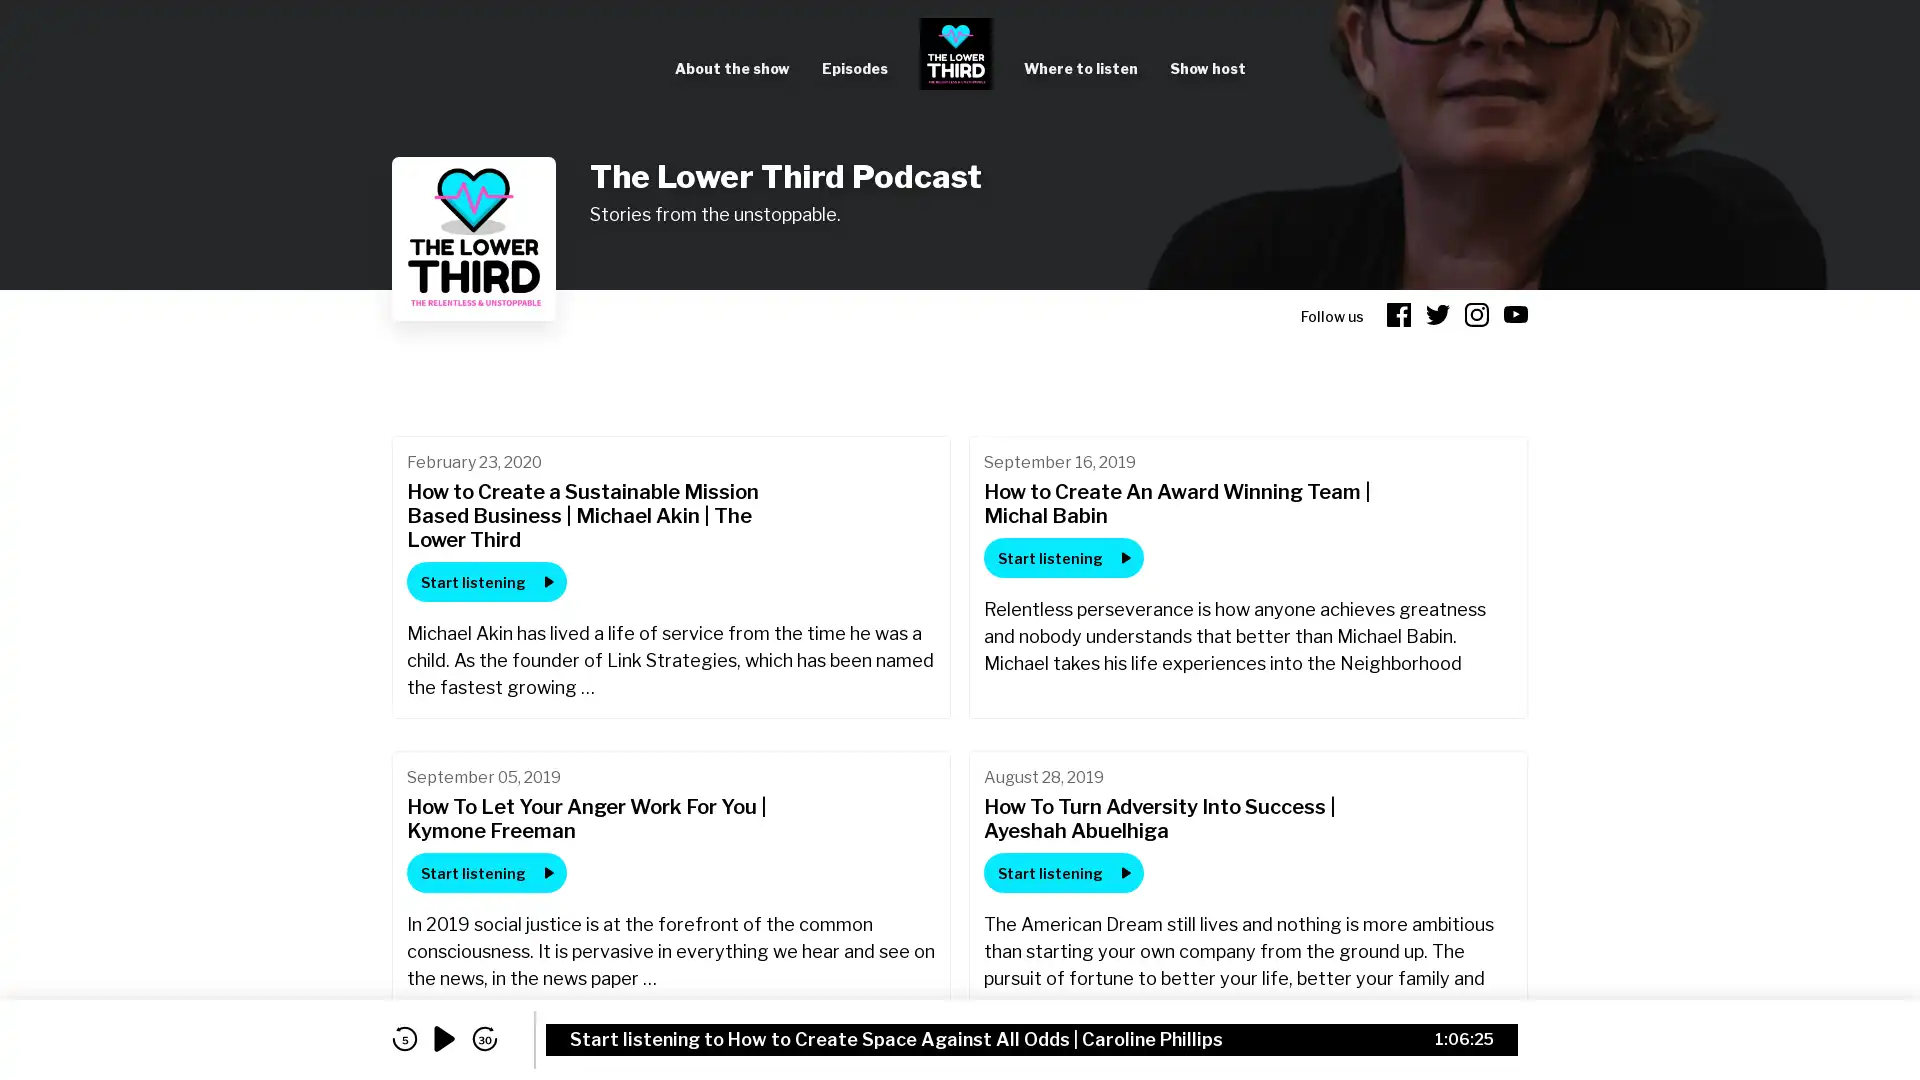 The height and width of the screenshot is (1080, 1920). I want to click on play audio, so click(444, 1038).